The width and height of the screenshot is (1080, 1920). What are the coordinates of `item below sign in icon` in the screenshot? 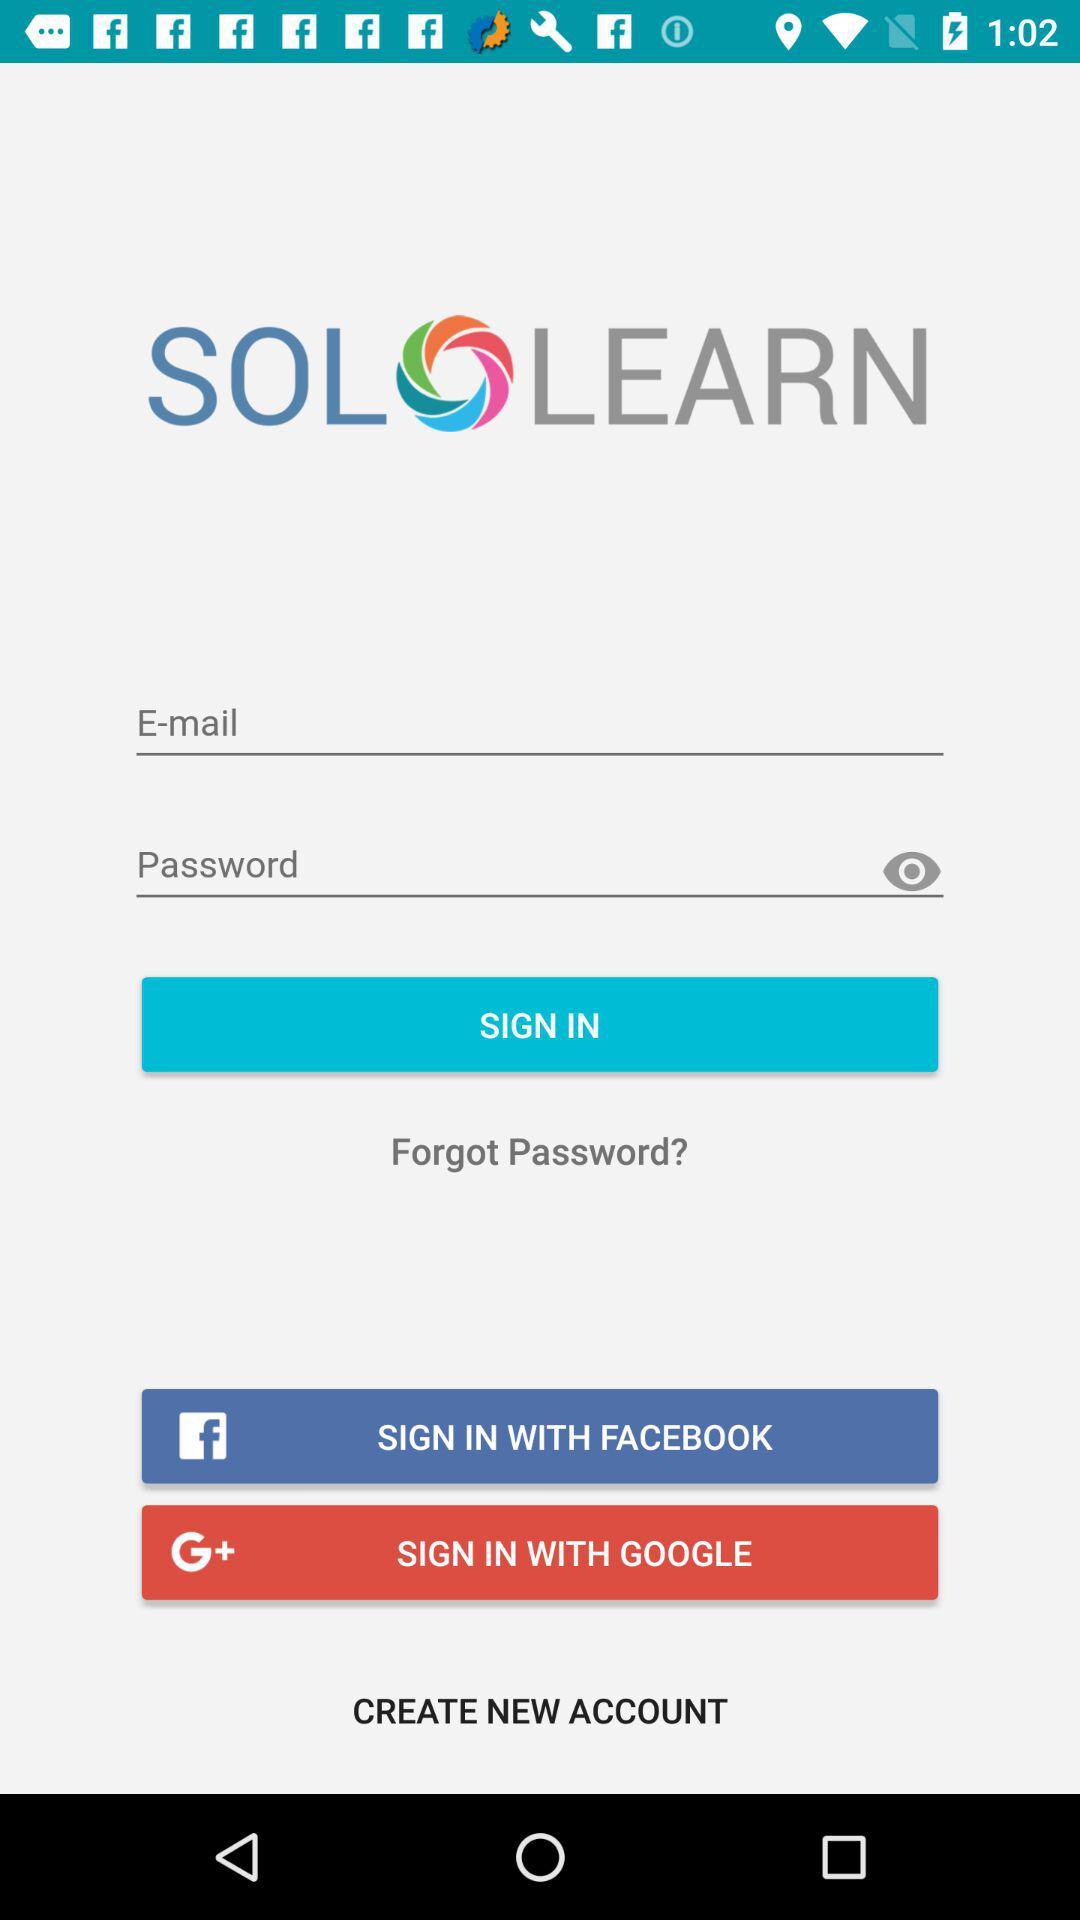 It's located at (538, 1150).